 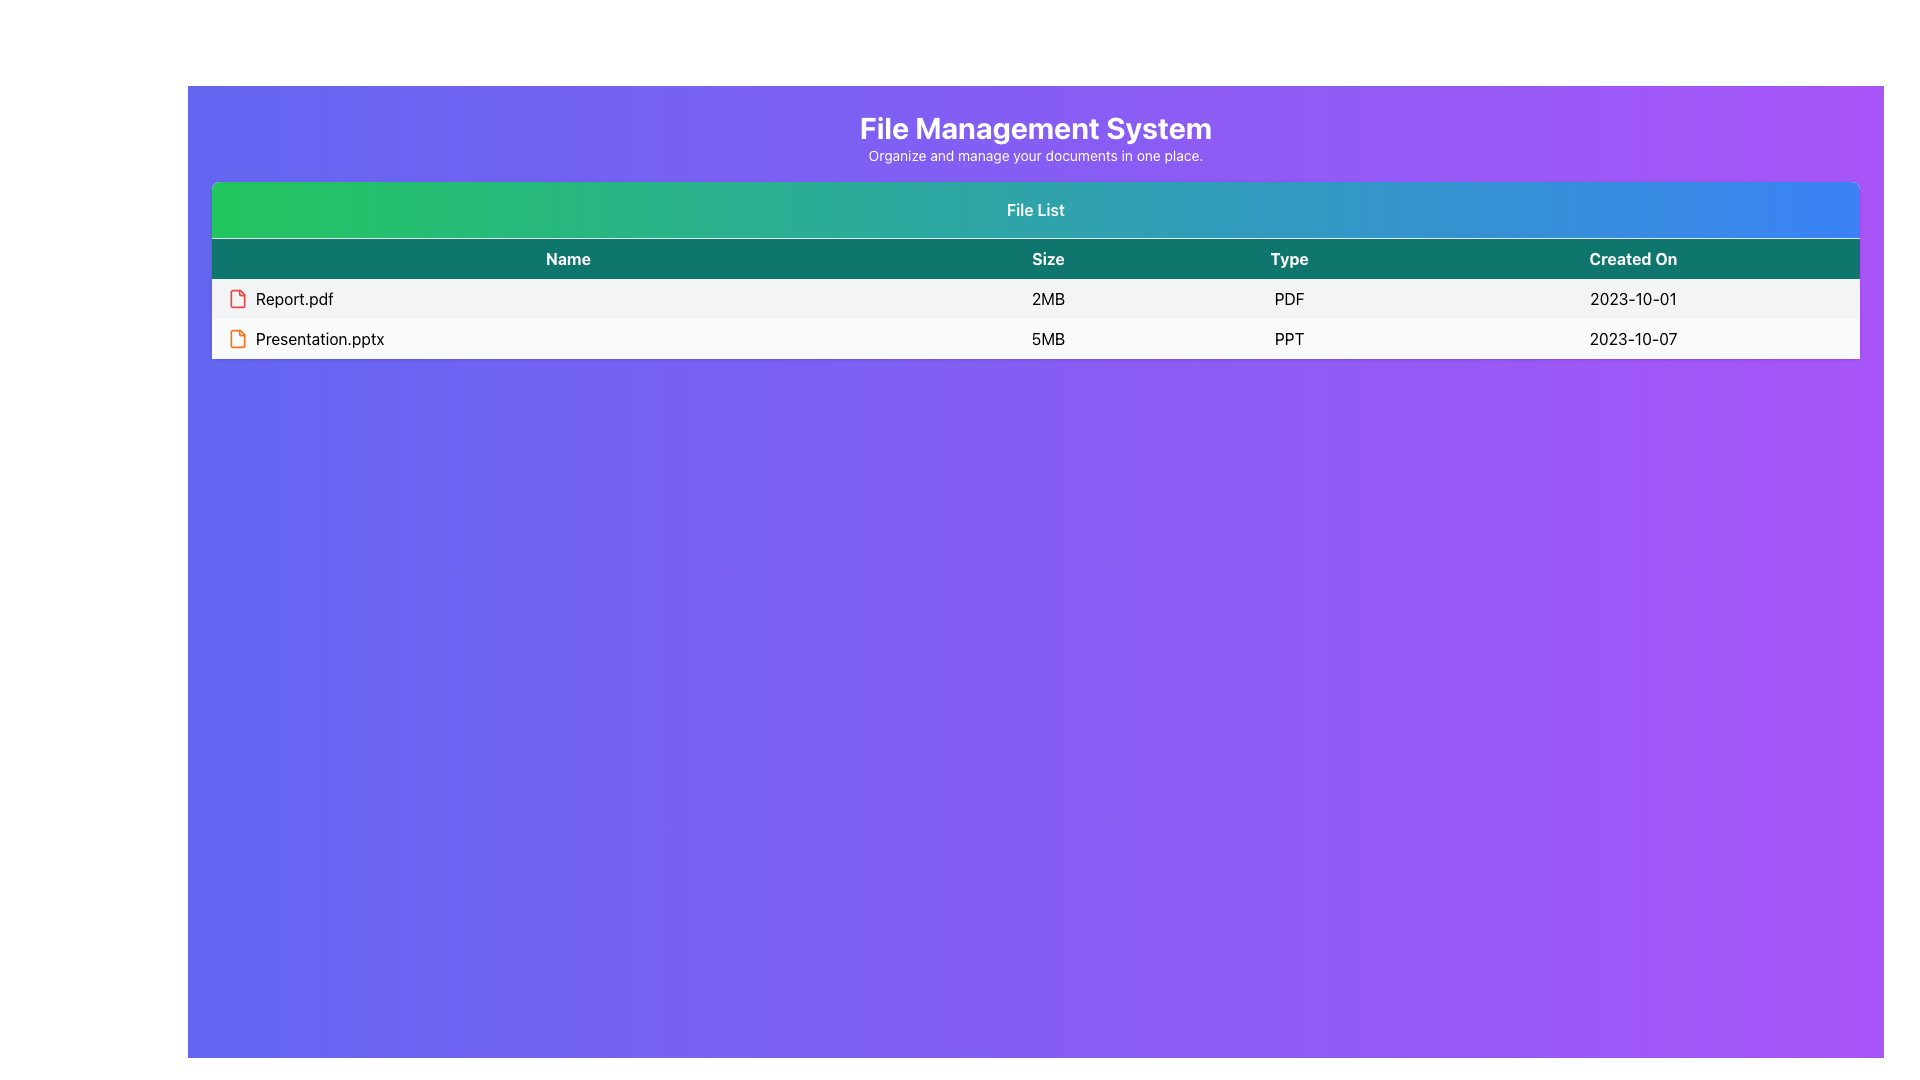 I want to click on the text label indicating the file type in the 'Type' column of the first row in the 'File List' table, positioned after the '2MB' label and before the '2023-10-01' label, so click(x=1289, y=299).